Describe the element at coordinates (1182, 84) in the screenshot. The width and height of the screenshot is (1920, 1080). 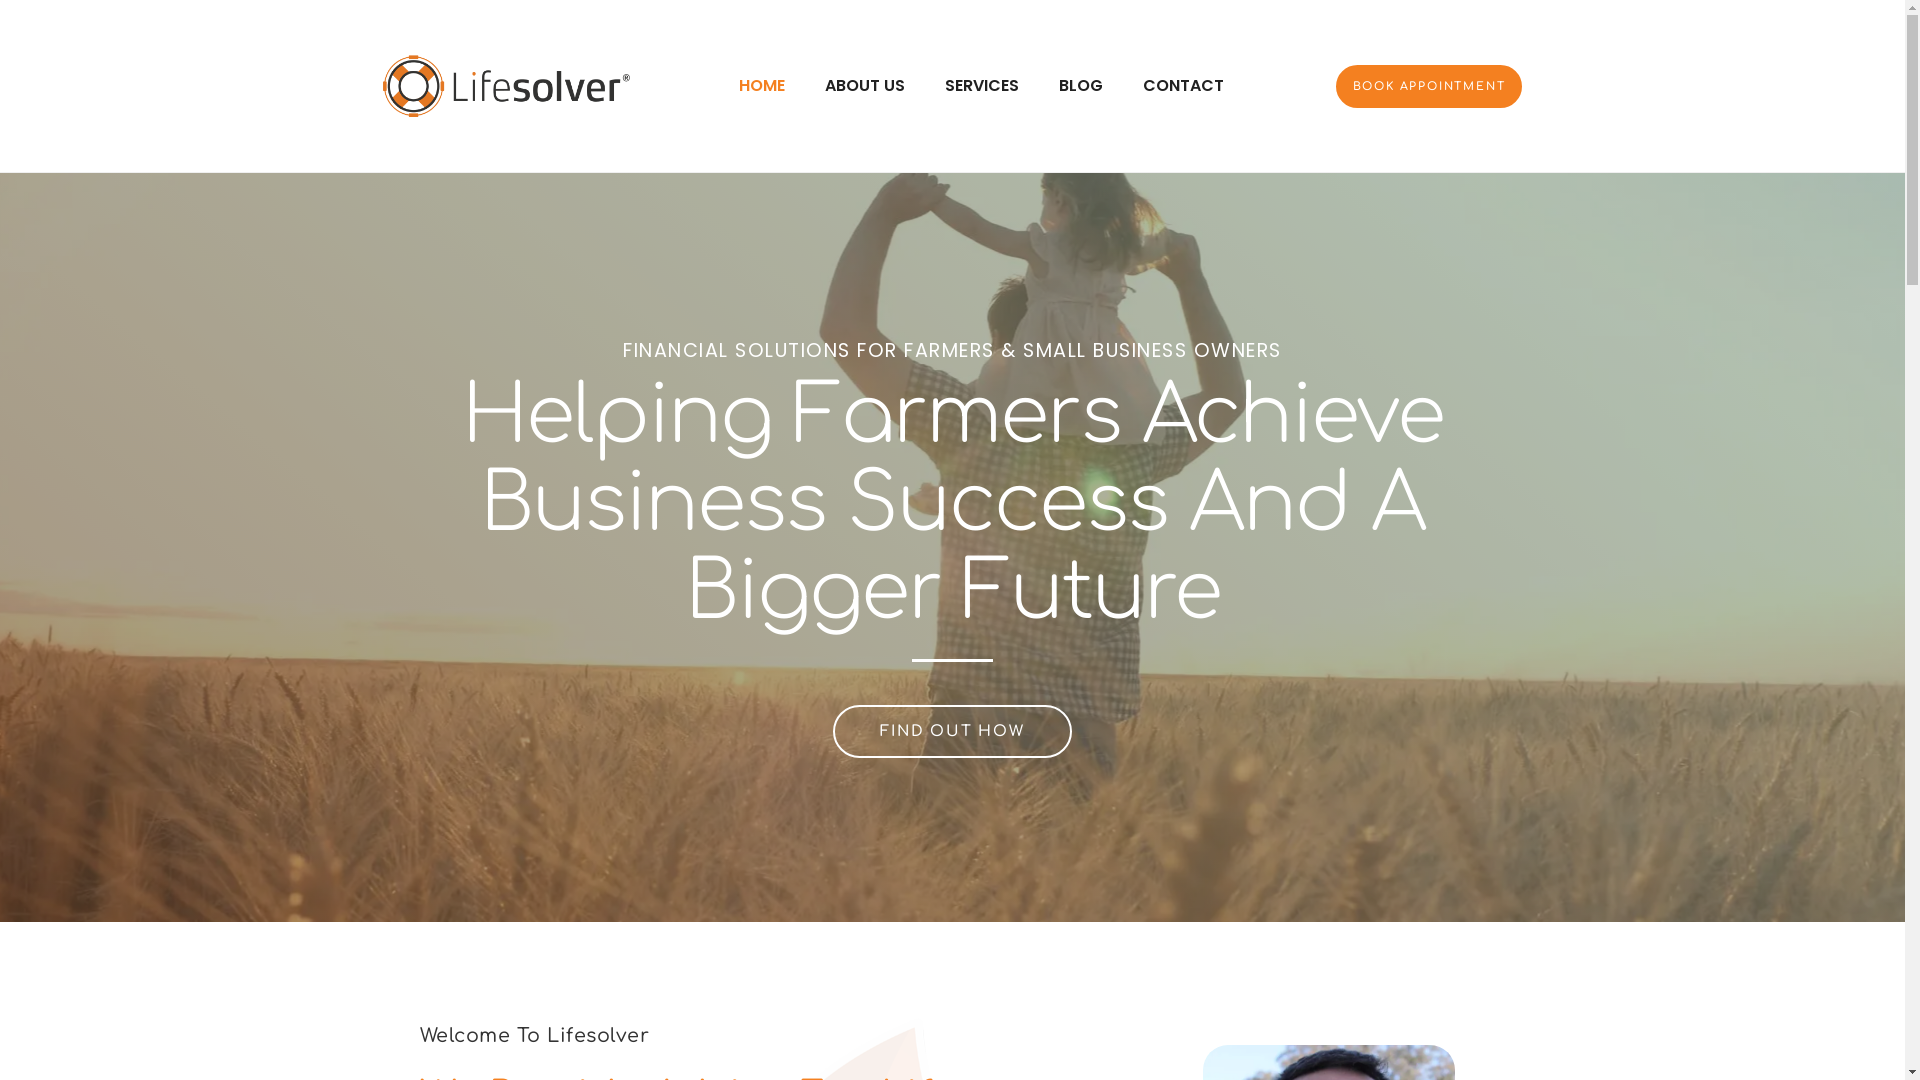
I see `'CONTACT'` at that location.